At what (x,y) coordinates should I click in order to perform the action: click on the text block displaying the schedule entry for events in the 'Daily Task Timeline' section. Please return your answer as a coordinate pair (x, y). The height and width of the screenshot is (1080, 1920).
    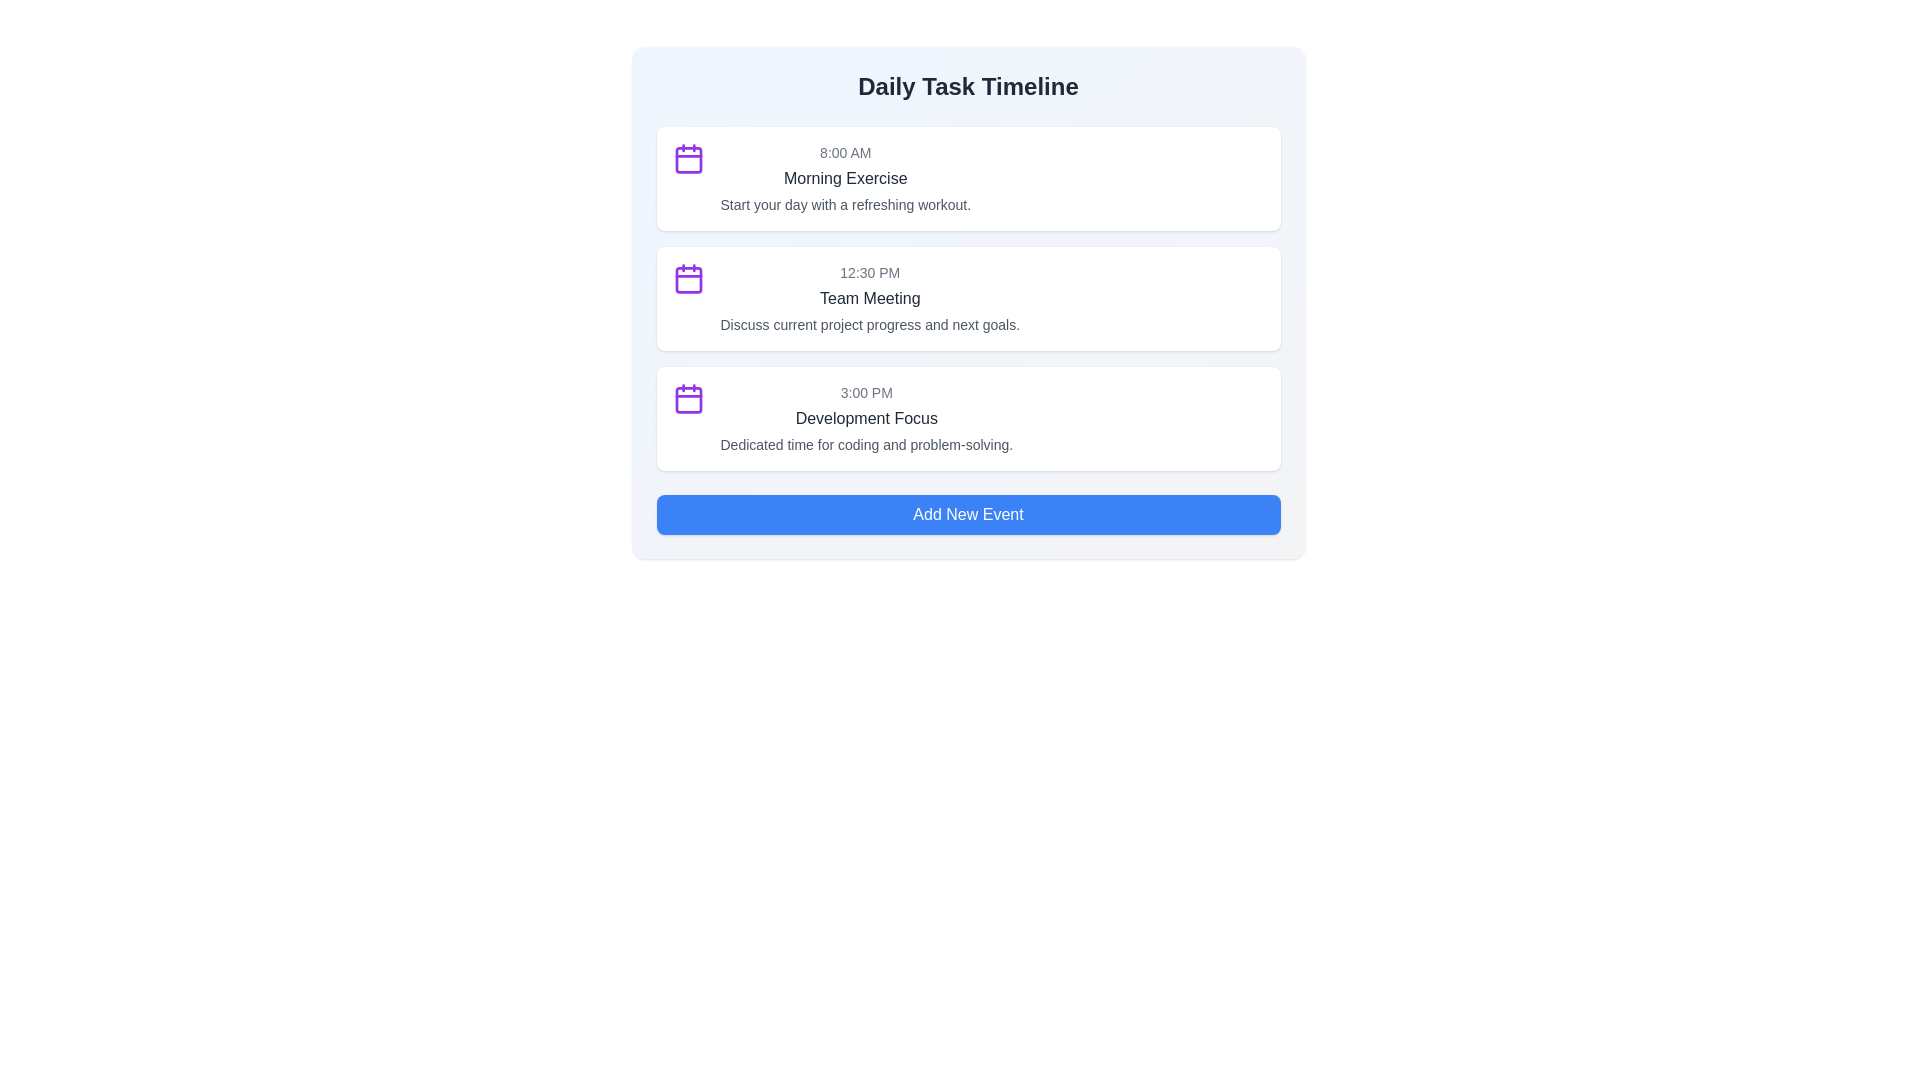
    Looking at the image, I should click on (845, 177).